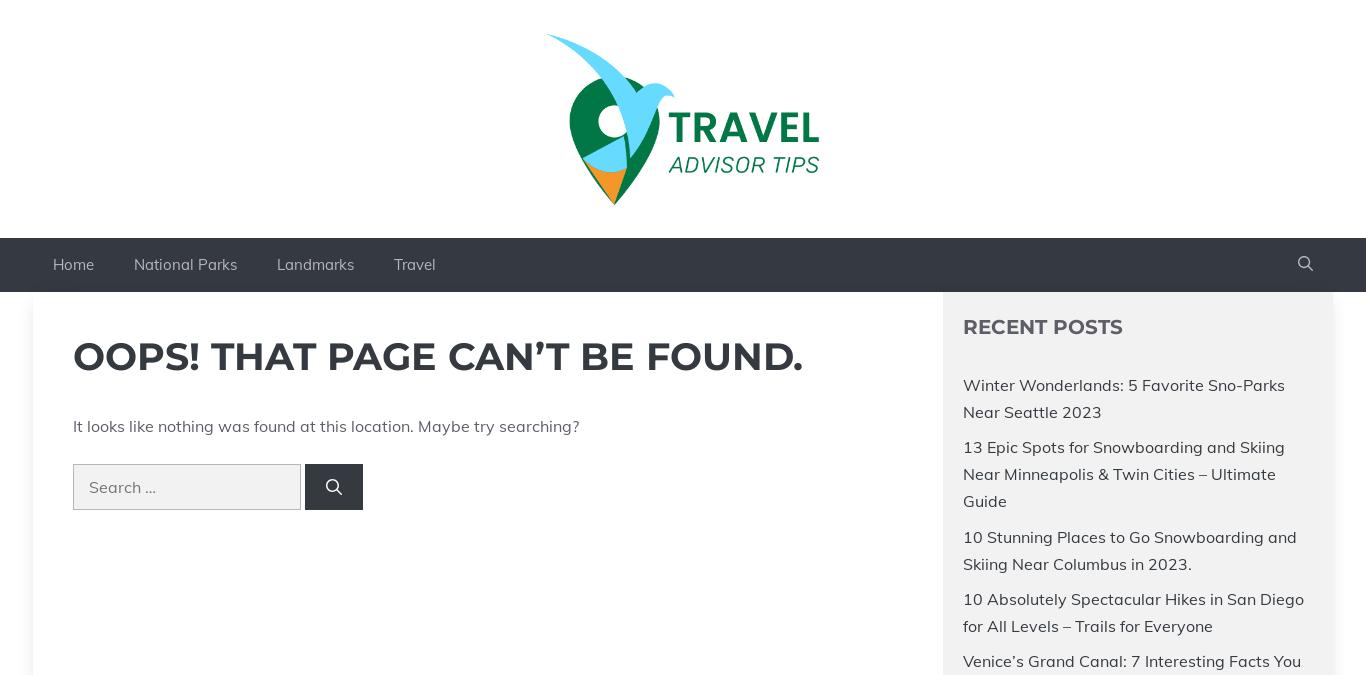 Image resolution: width=1366 pixels, height=675 pixels. I want to click on '10 Stunning Places to Go Snowboarding and Skiing Near Columbus in 2023.', so click(1128, 548).